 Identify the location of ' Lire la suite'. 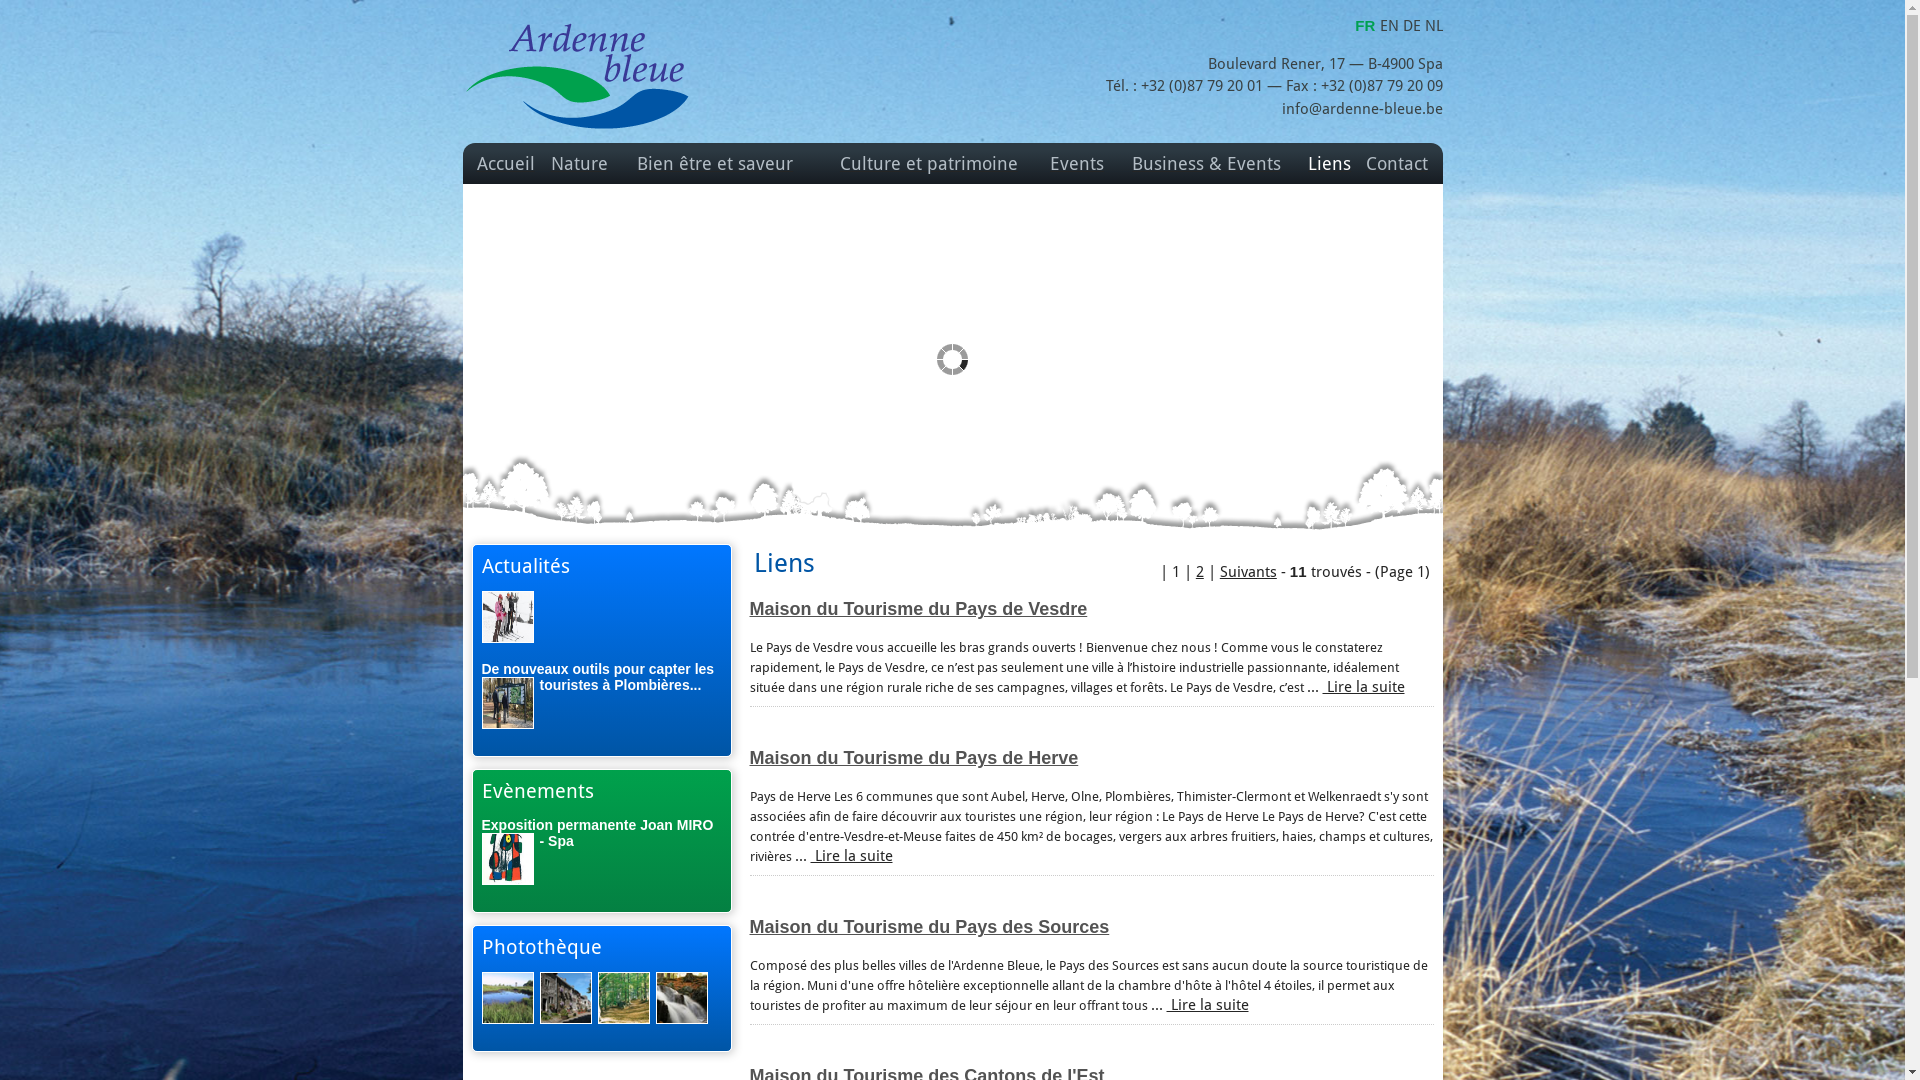
(1205, 1005).